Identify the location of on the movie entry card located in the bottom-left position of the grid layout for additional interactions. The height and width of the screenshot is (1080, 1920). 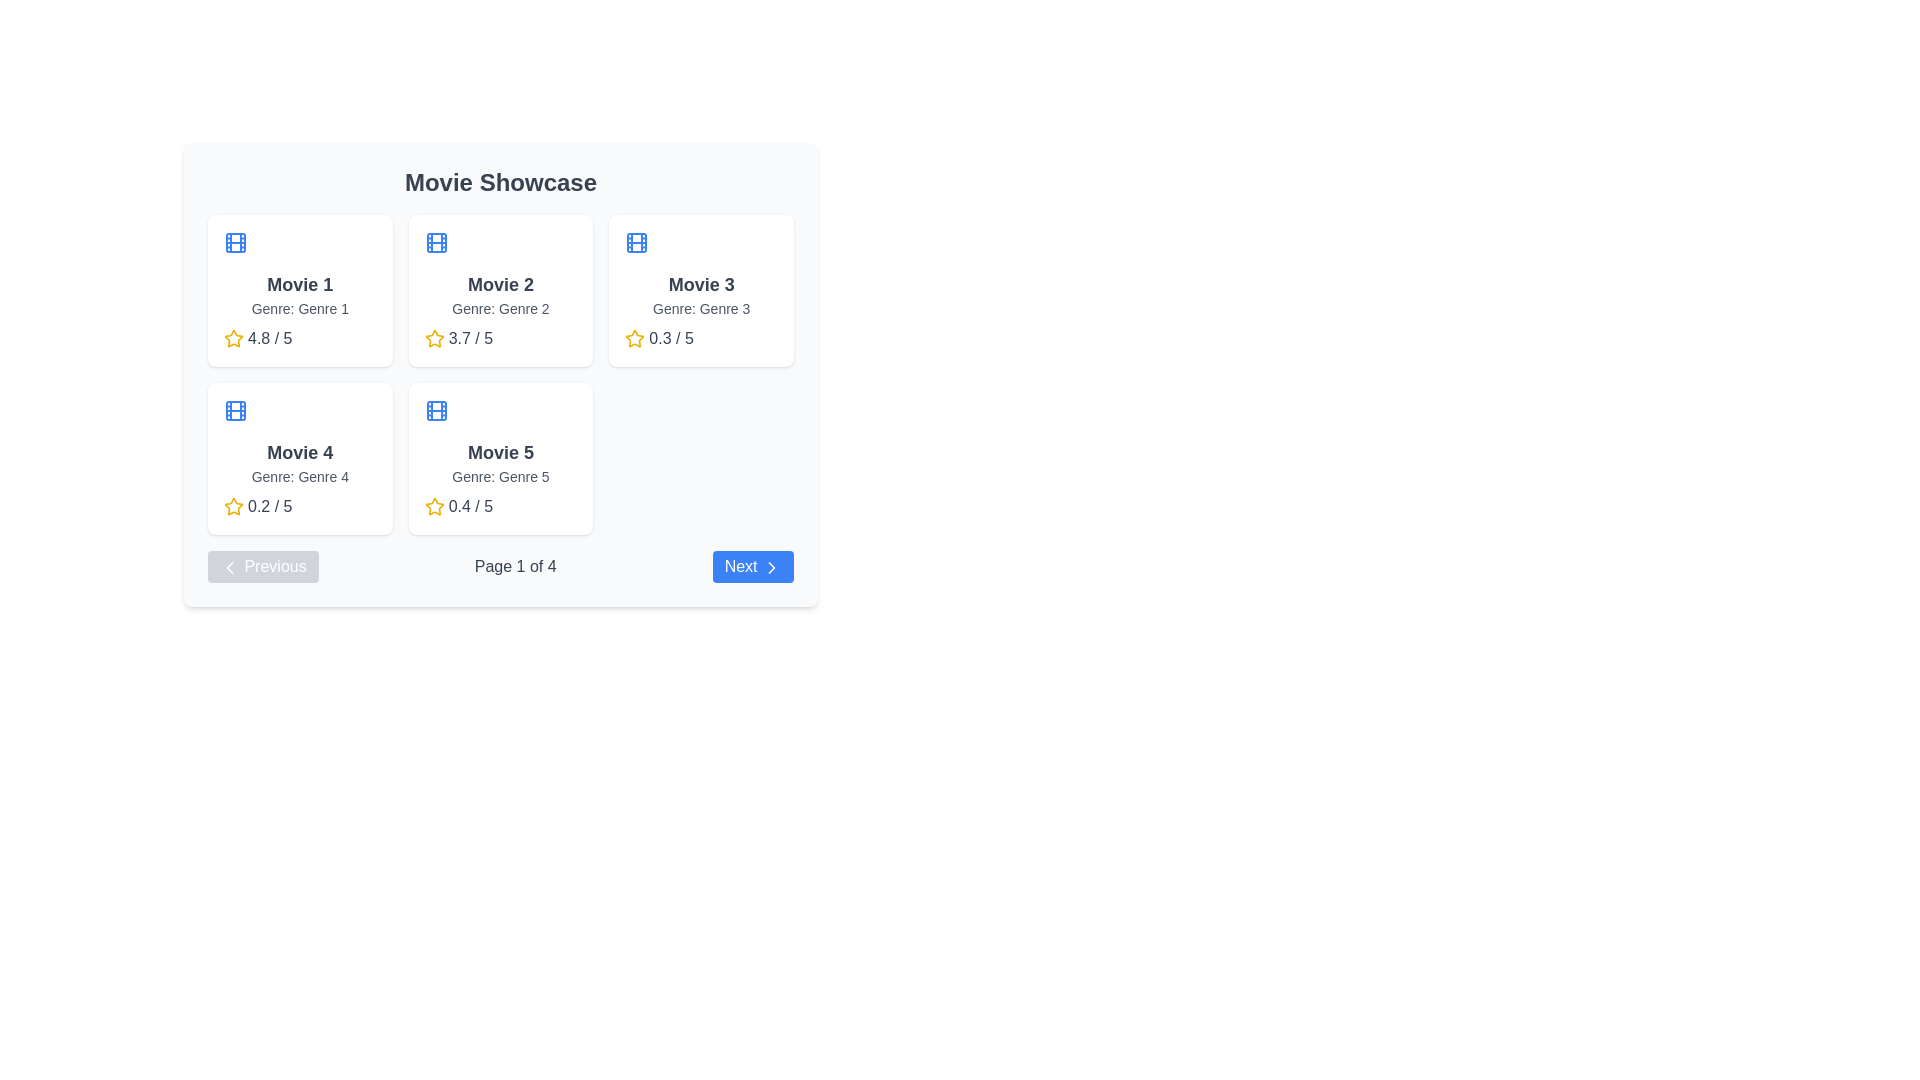
(298, 459).